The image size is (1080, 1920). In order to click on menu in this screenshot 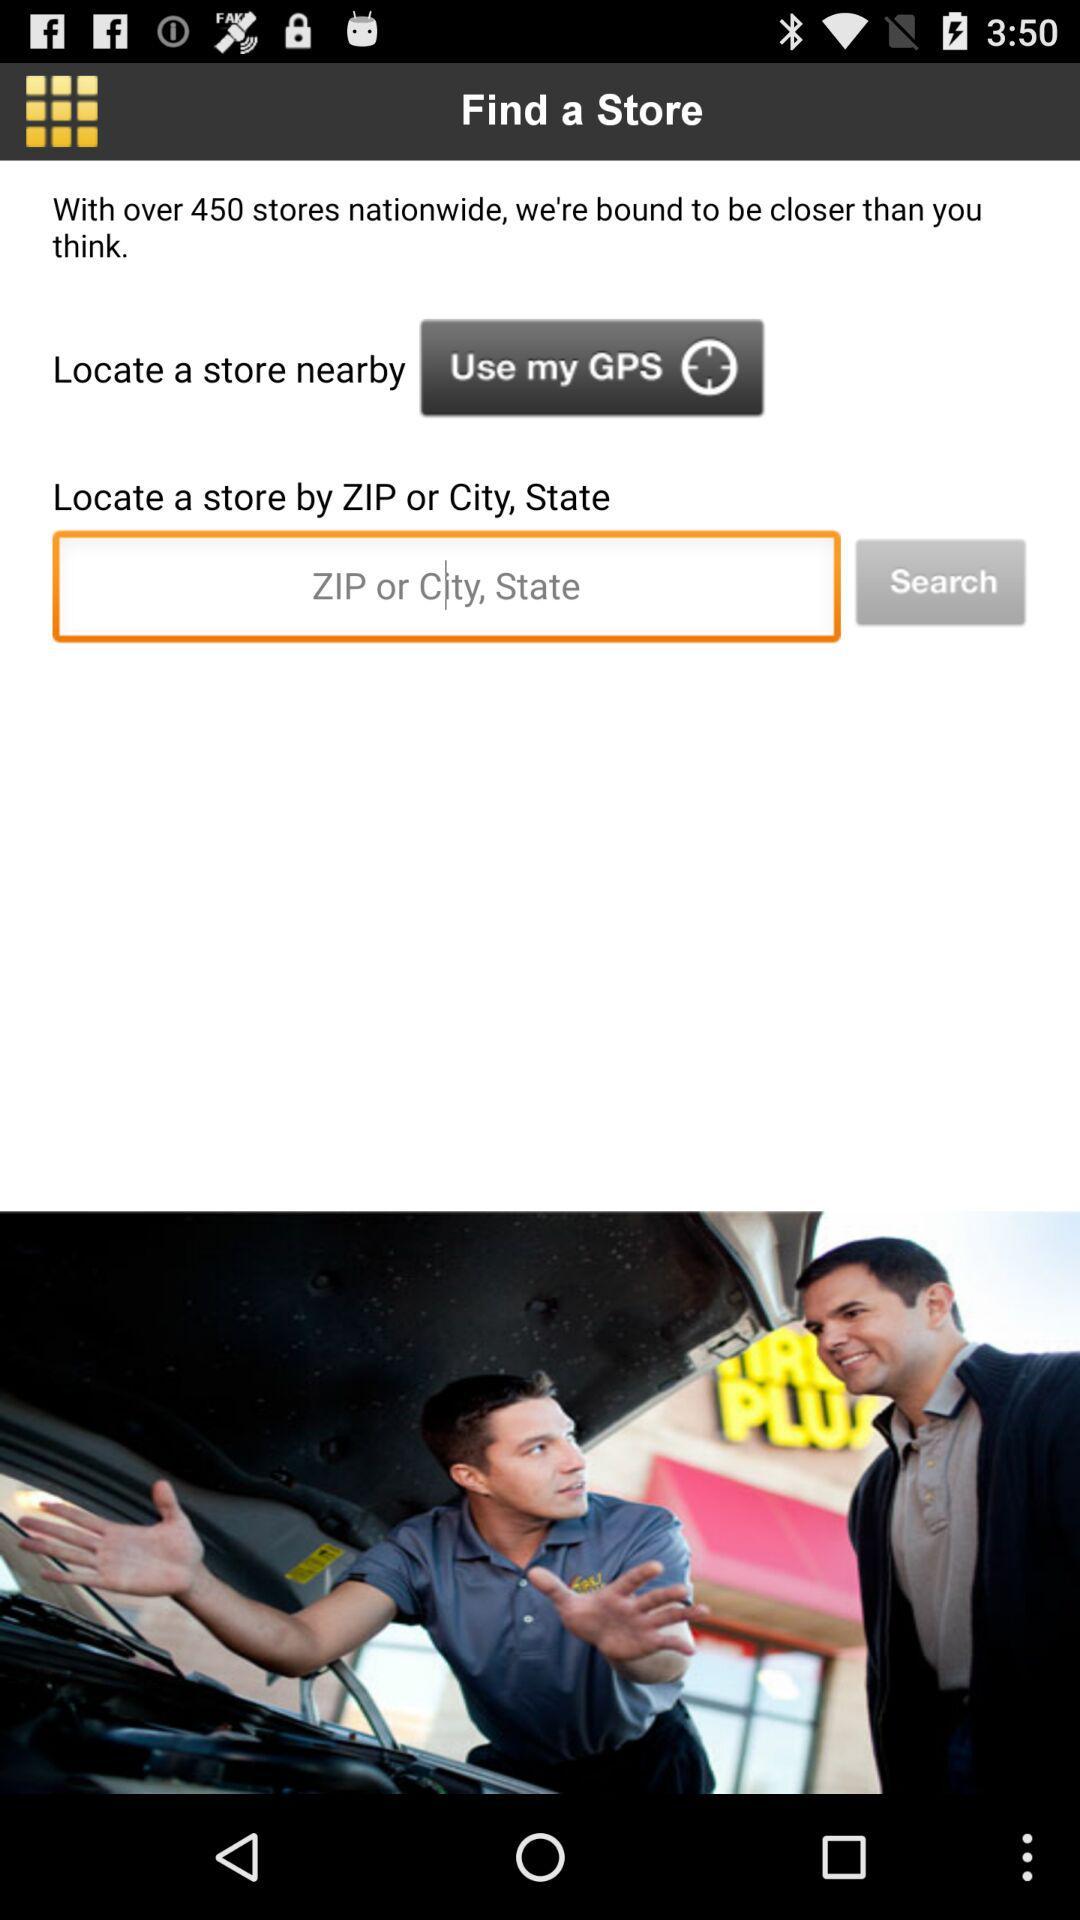, I will do `click(60, 110)`.